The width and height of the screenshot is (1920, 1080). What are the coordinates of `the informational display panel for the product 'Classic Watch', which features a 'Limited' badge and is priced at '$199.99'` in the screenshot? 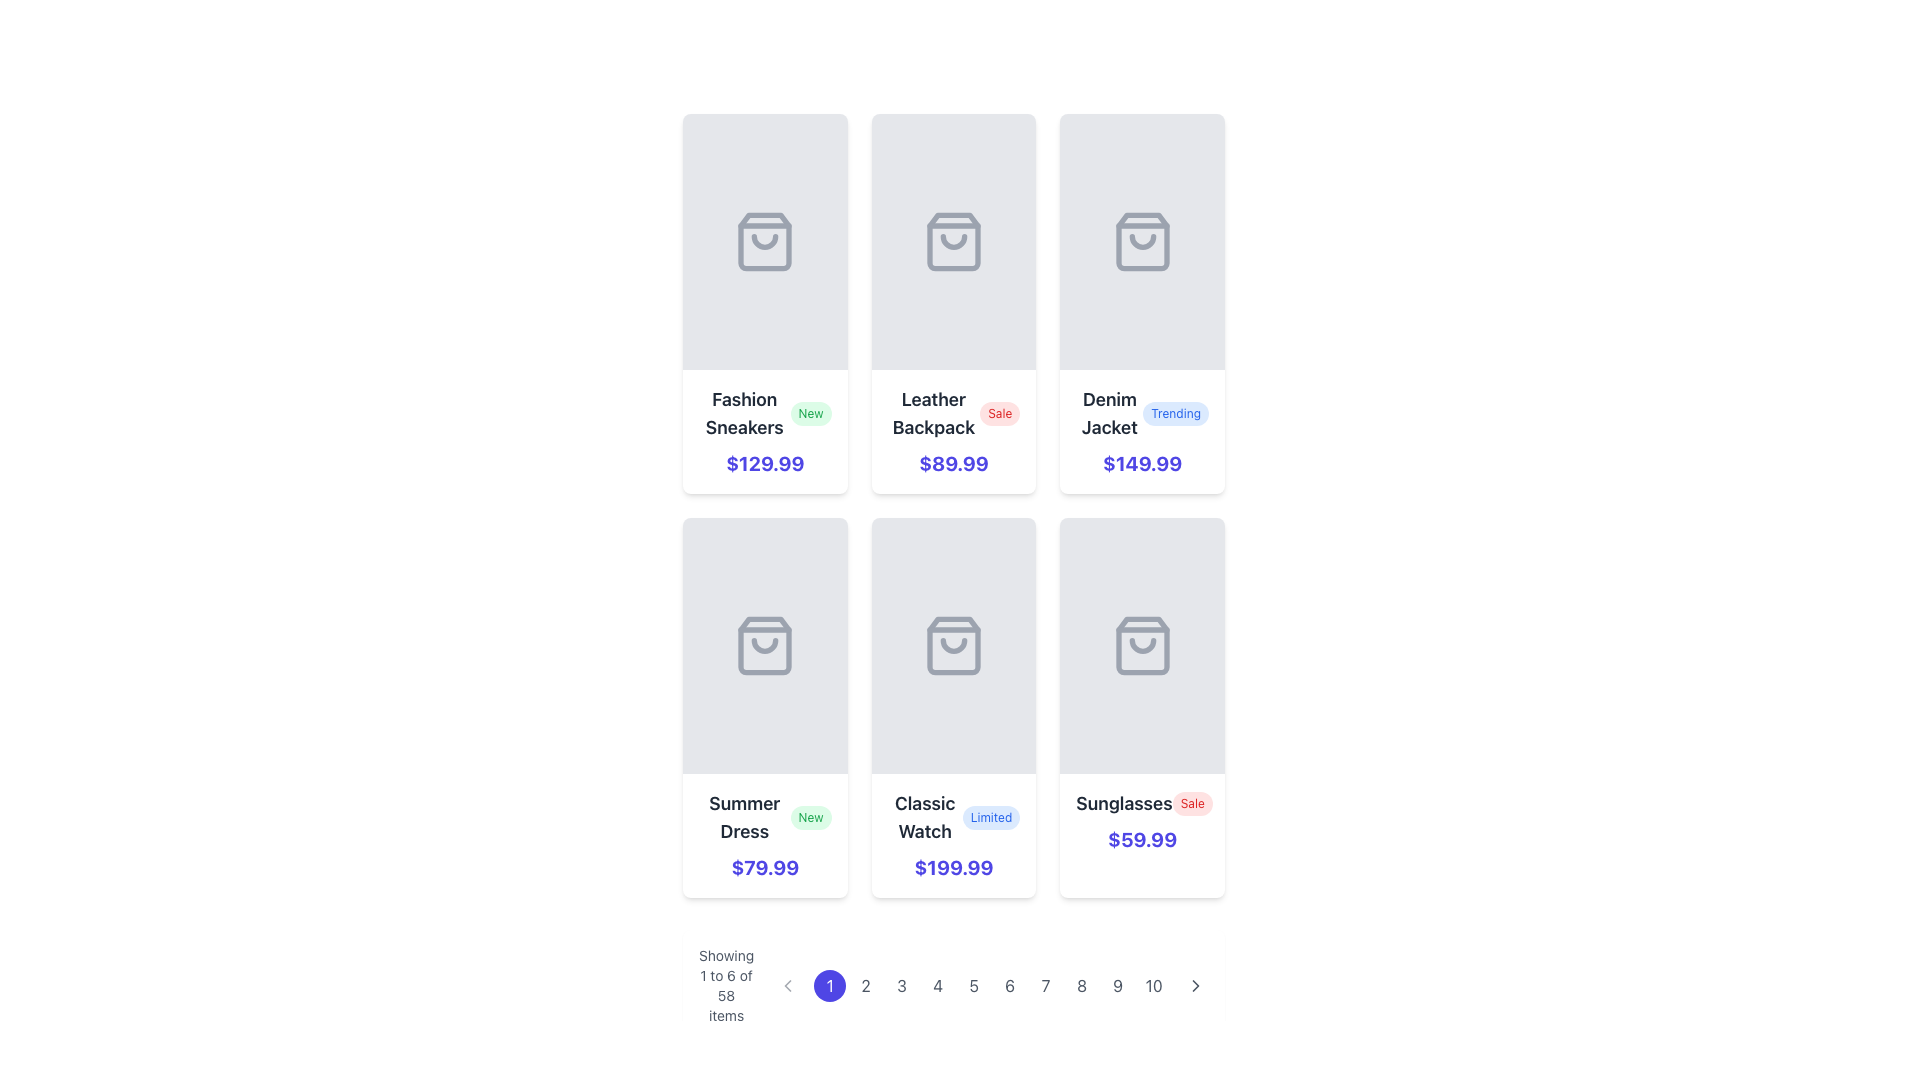 It's located at (953, 836).